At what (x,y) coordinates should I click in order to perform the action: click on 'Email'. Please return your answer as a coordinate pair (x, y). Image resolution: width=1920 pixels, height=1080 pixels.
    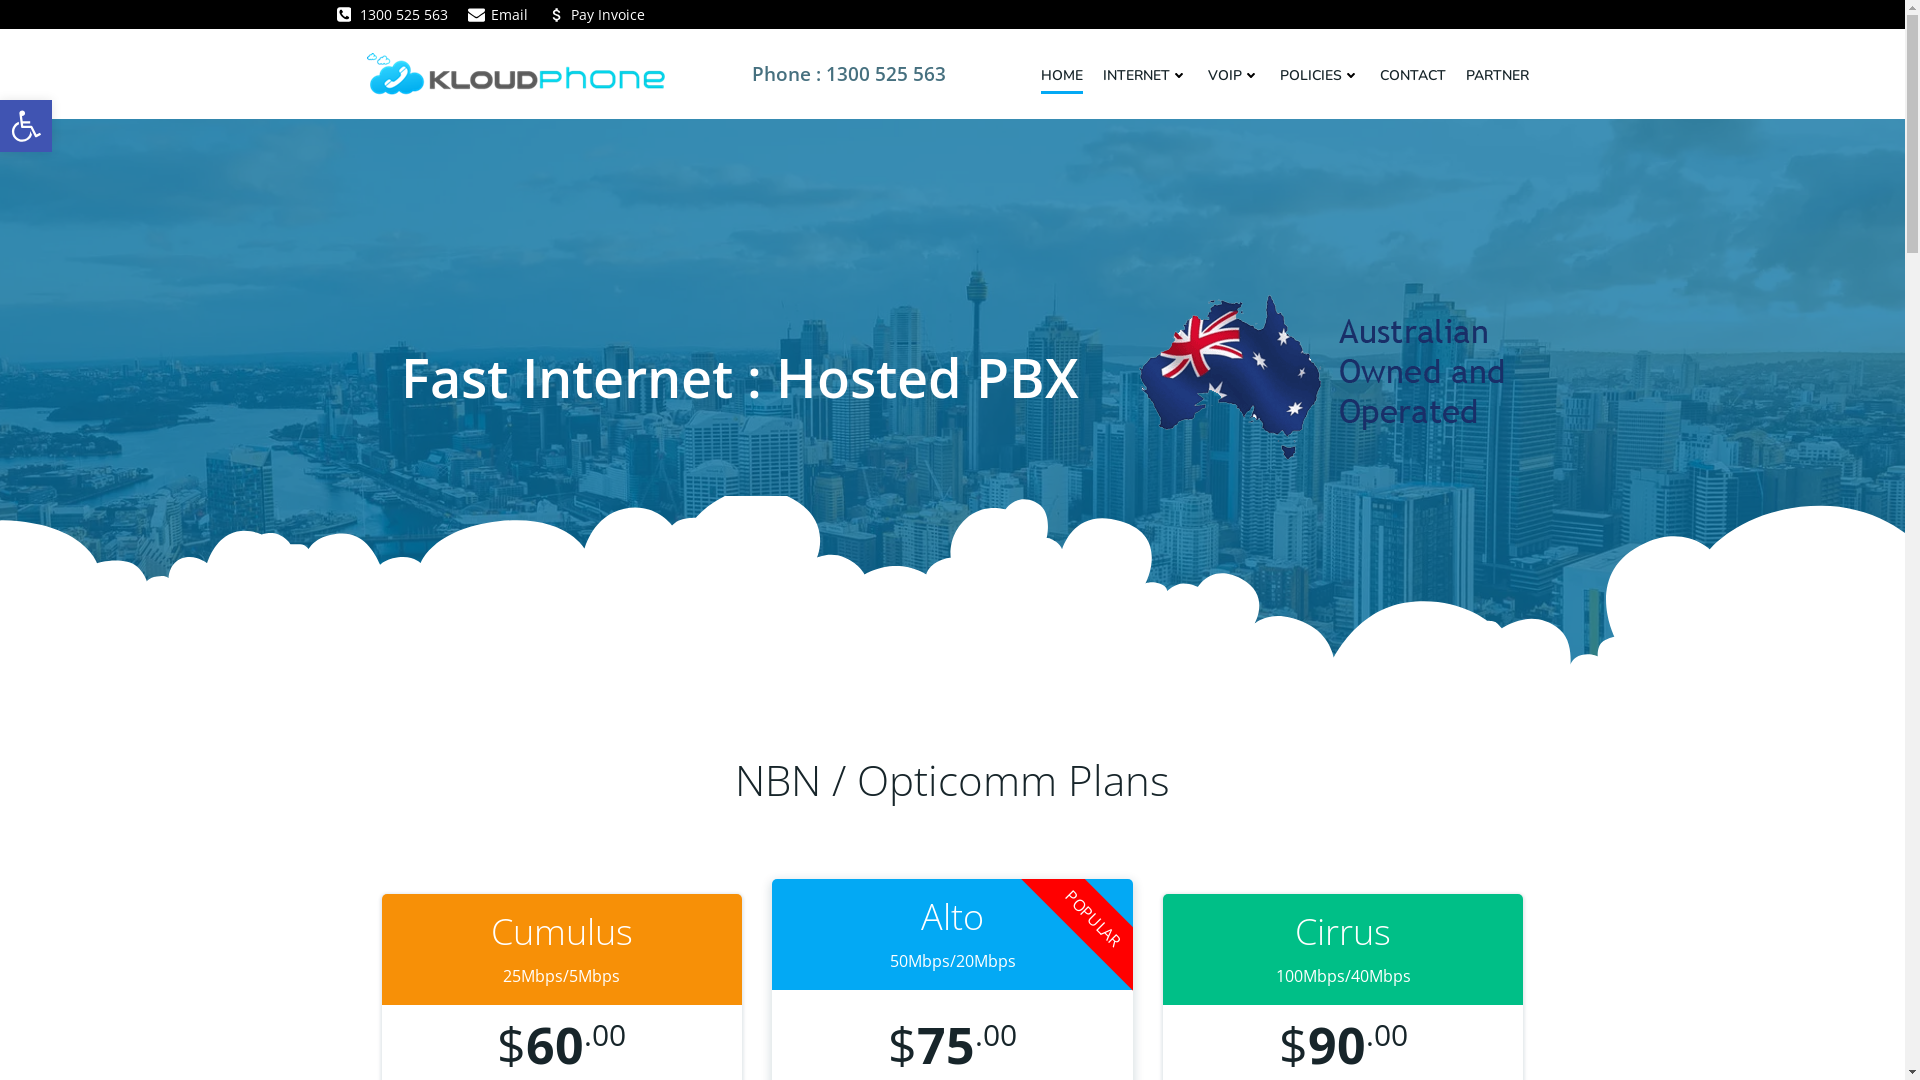
    Looking at the image, I should click on (498, 14).